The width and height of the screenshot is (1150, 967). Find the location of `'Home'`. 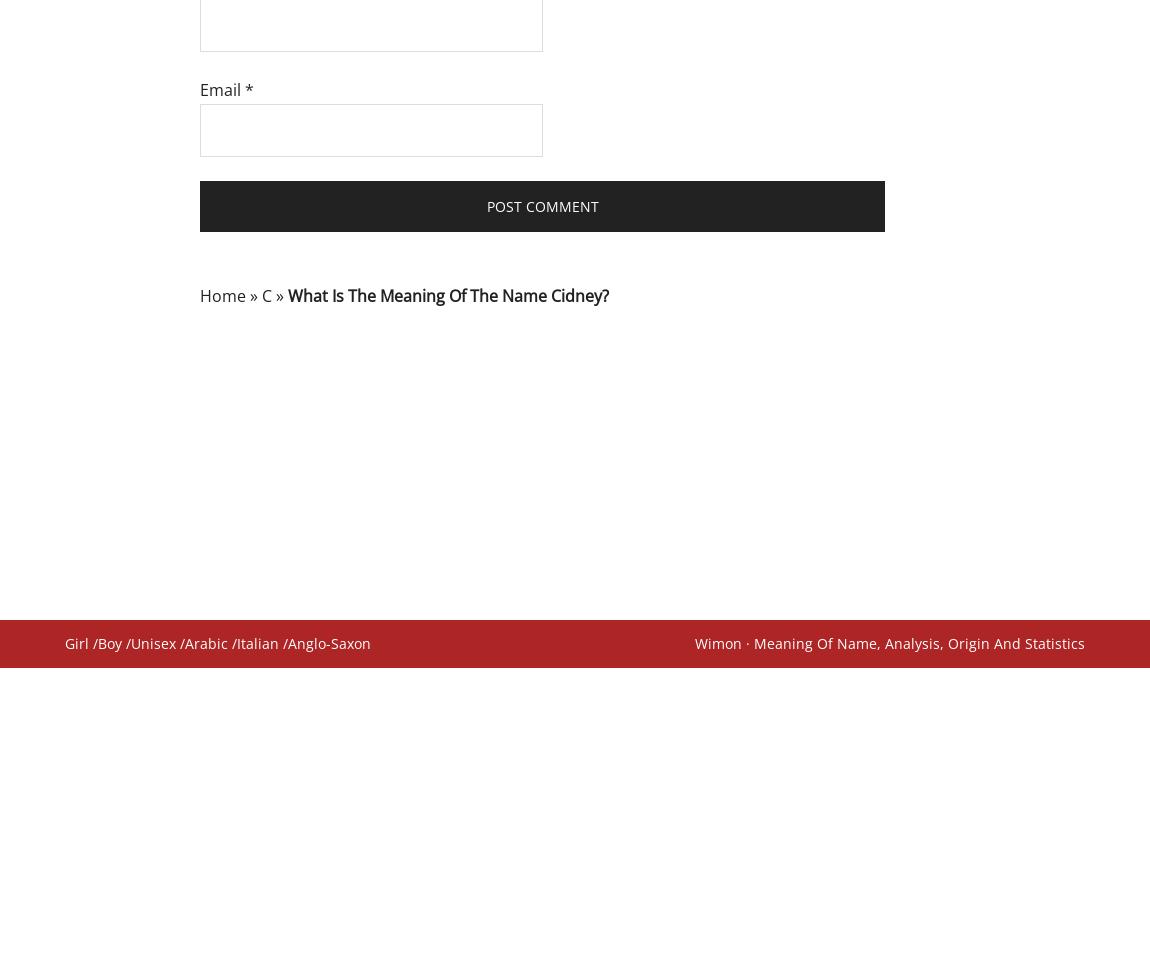

'Home' is located at coordinates (221, 294).